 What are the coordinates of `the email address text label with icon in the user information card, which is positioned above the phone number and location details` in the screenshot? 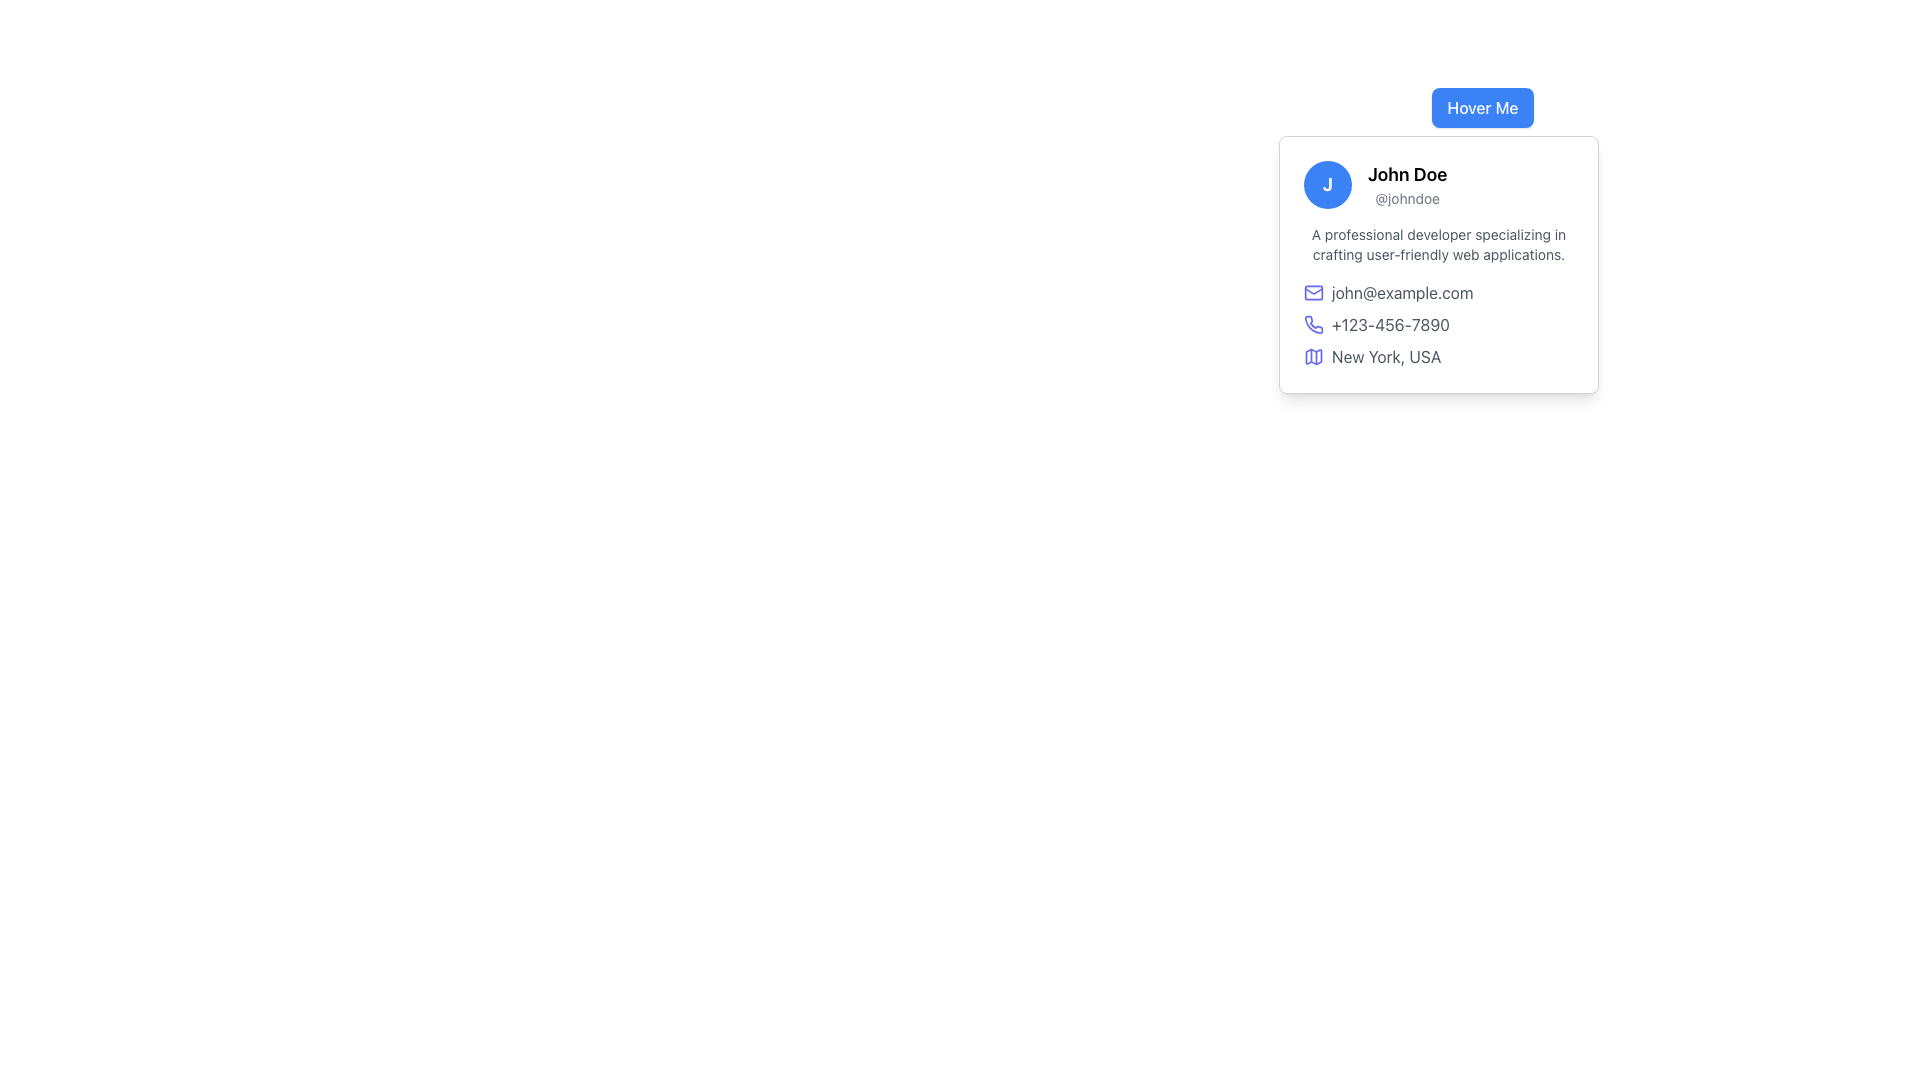 It's located at (1438, 293).